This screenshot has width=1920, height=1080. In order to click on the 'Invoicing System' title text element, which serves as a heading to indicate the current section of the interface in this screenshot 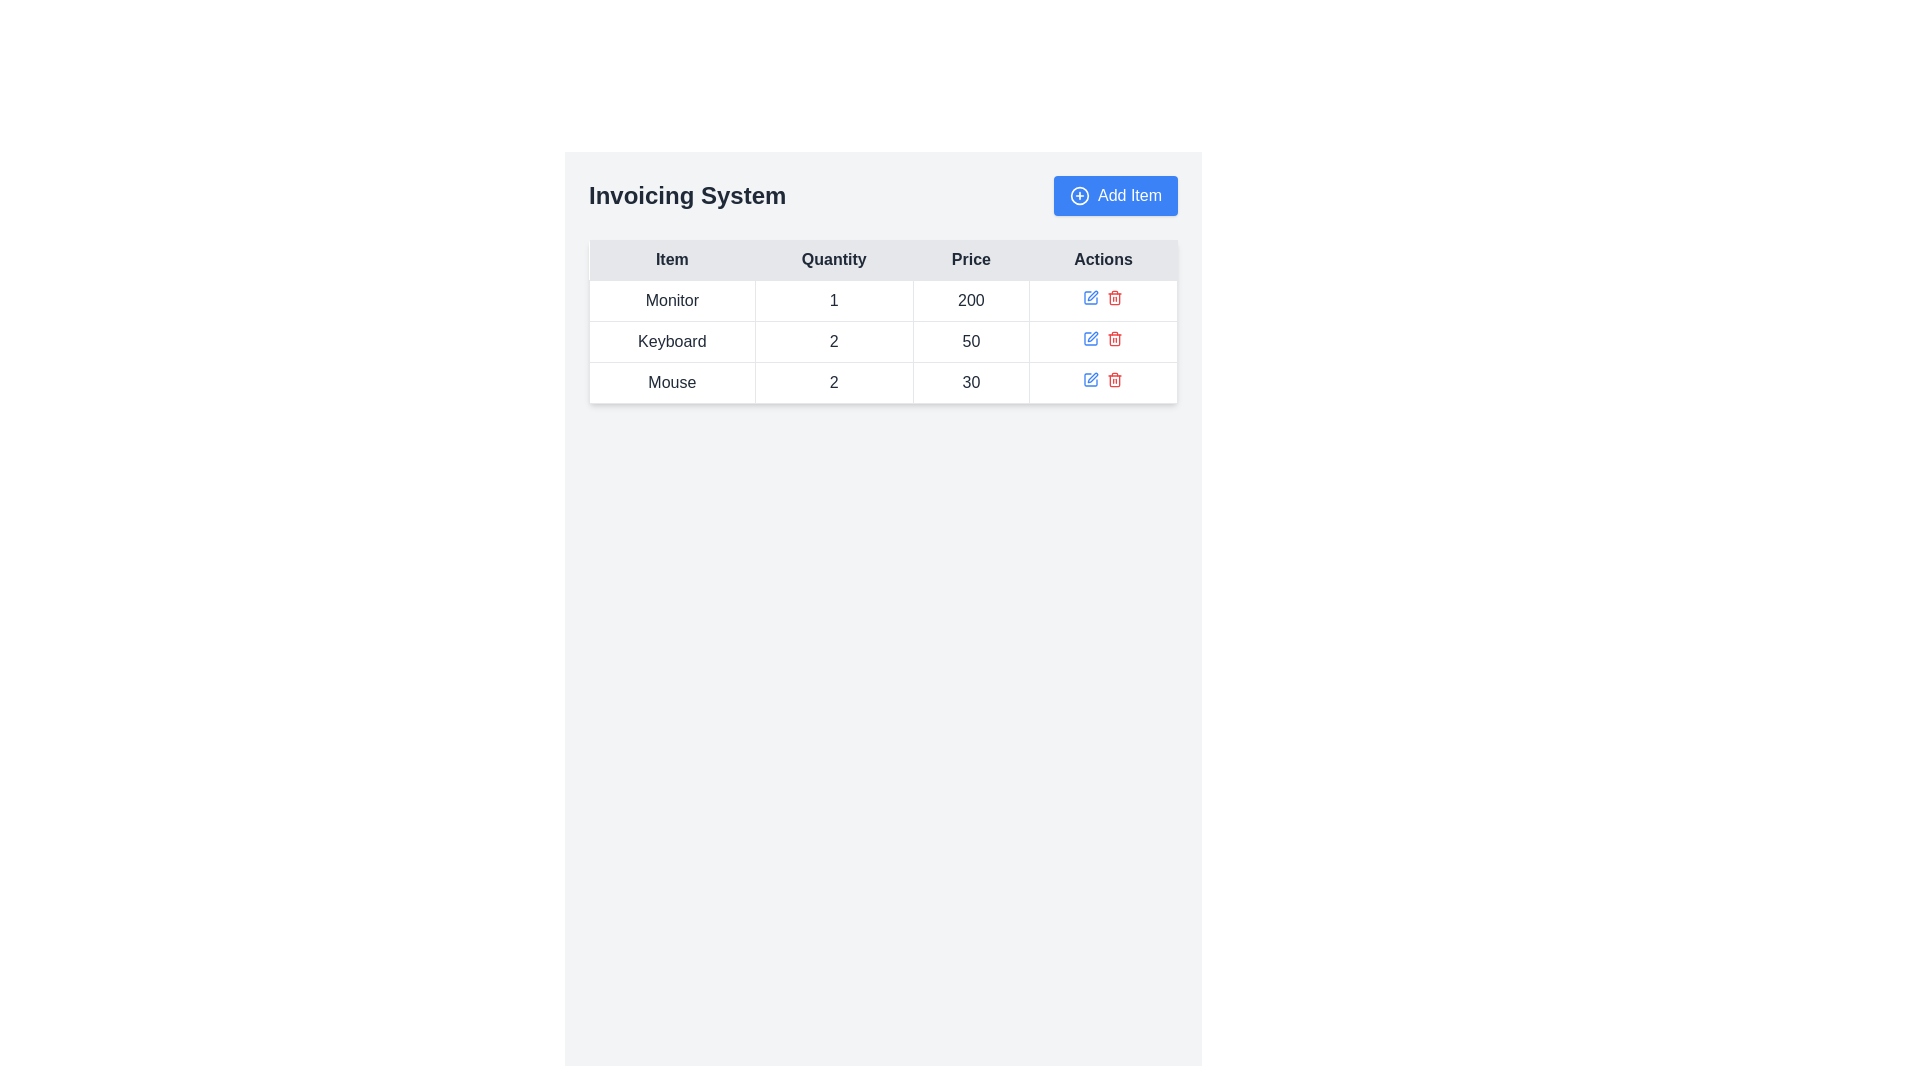, I will do `click(687, 196)`.